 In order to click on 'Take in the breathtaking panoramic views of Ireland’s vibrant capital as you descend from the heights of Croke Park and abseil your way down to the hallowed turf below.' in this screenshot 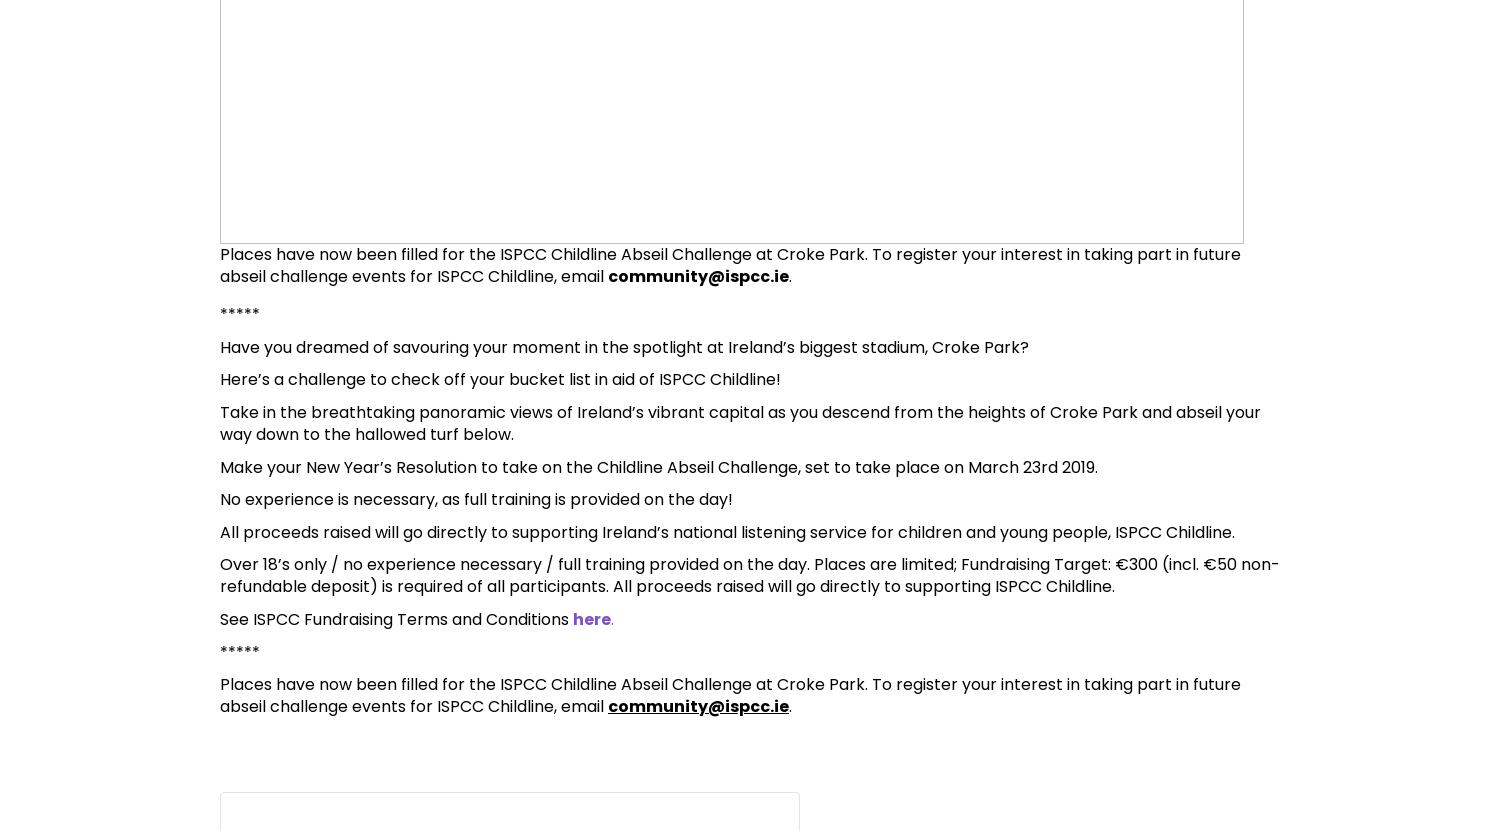, I will do `click(739, 421)`.